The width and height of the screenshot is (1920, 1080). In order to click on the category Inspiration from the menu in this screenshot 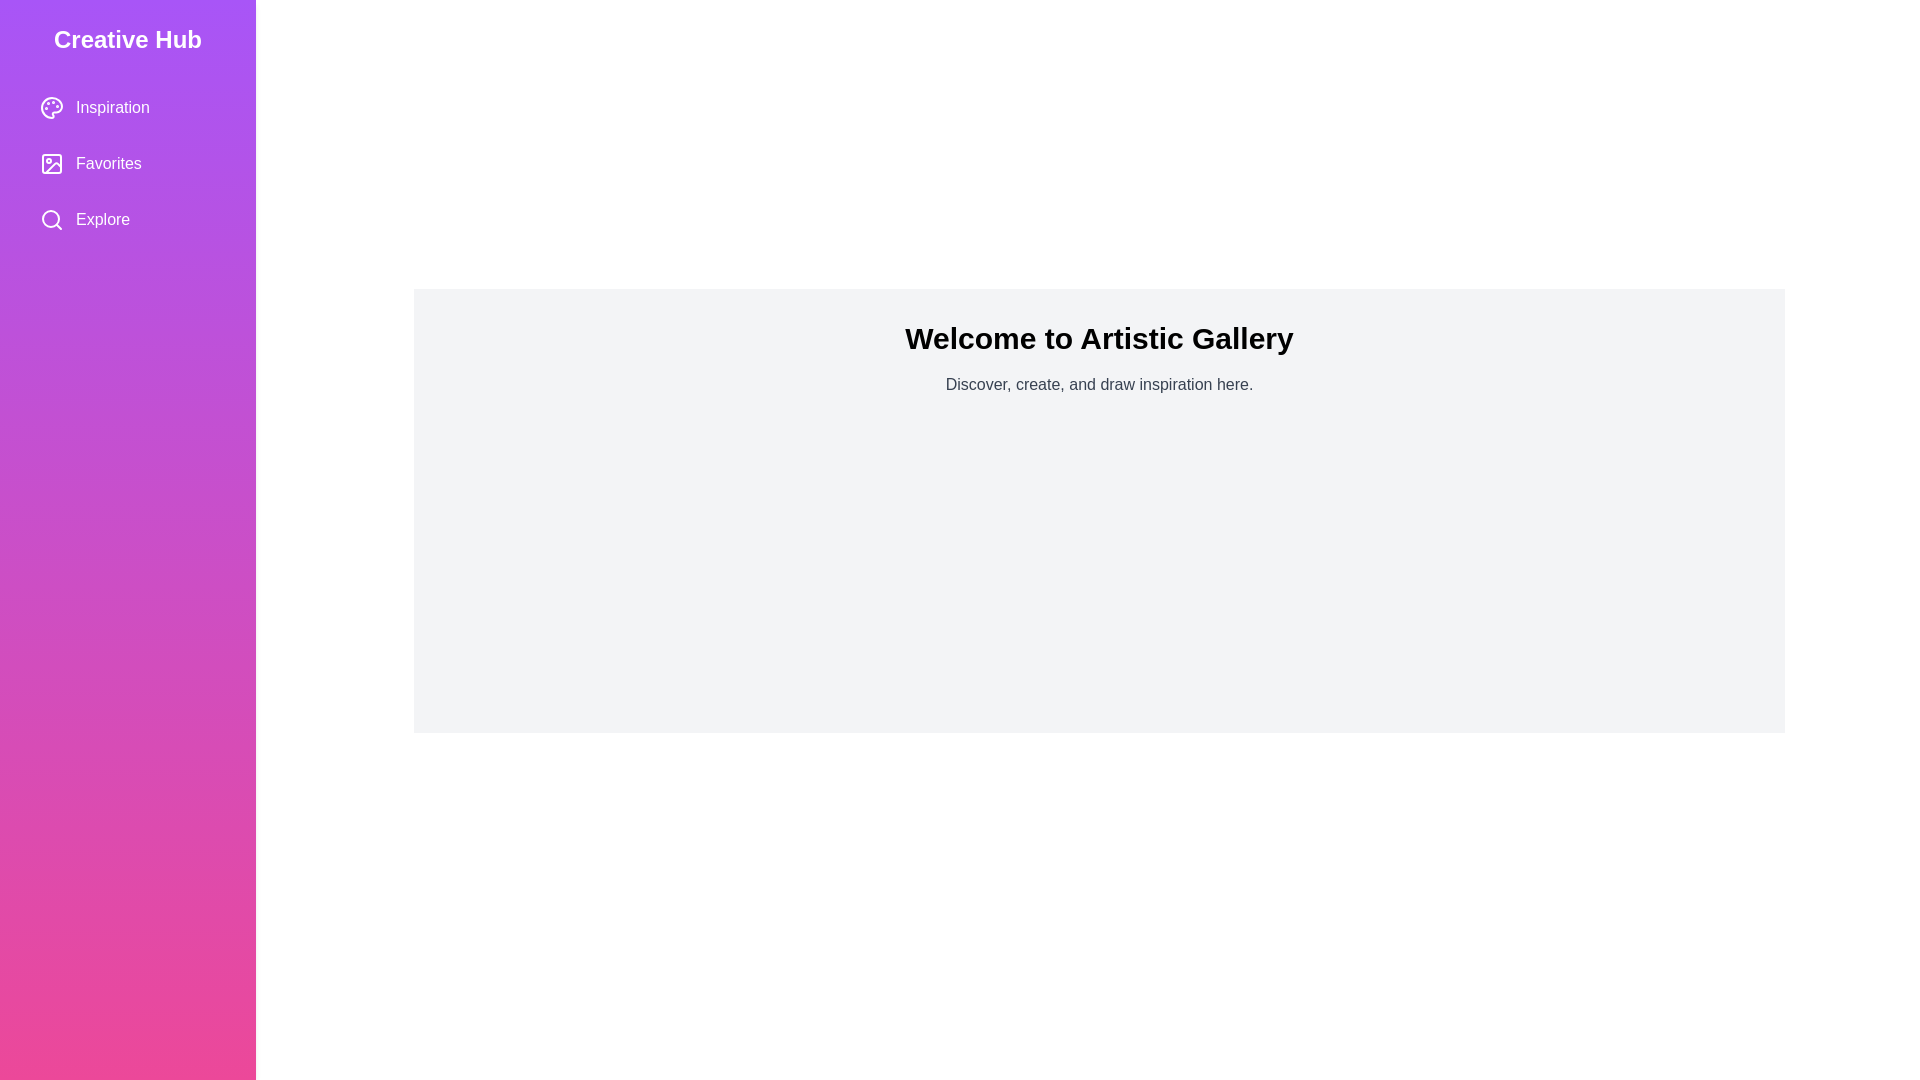, I will do `click(127, 108)`.